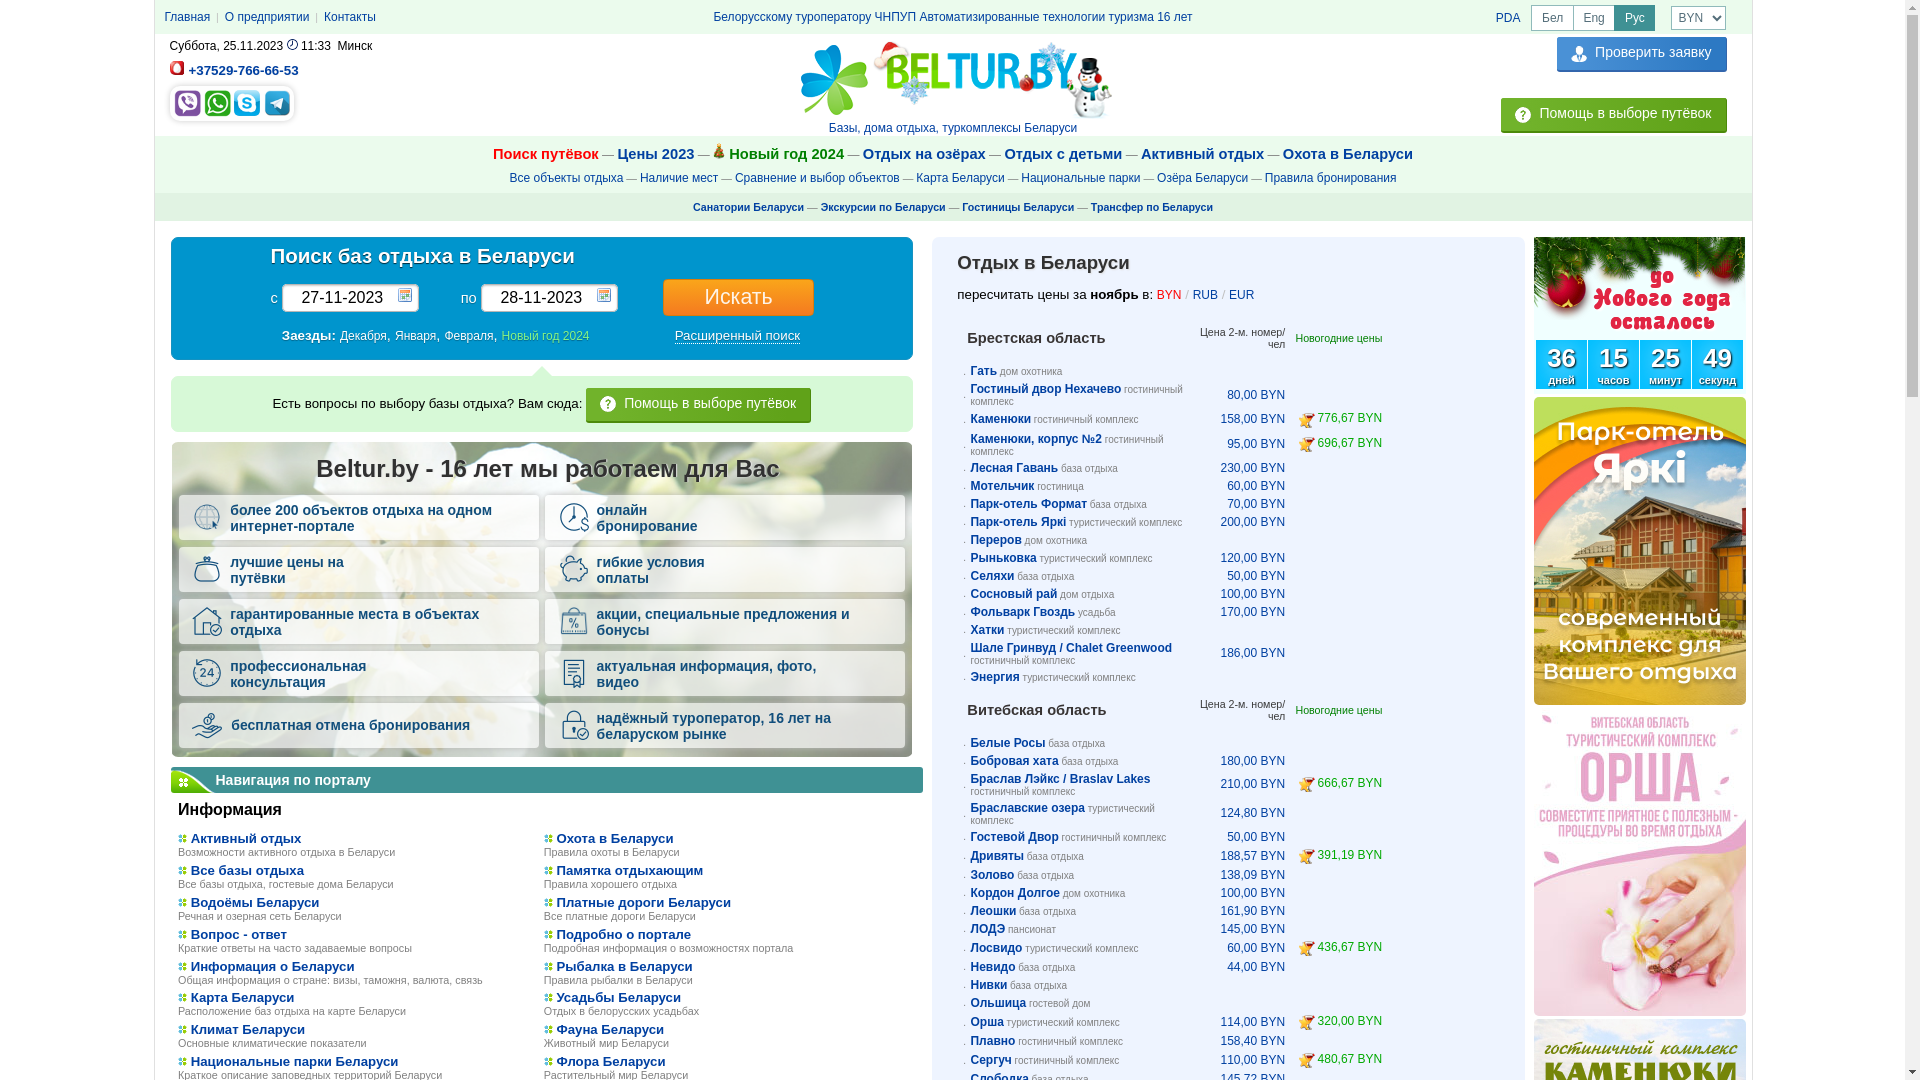  I want to click on '44,00 BYN', so click(1255, 966).